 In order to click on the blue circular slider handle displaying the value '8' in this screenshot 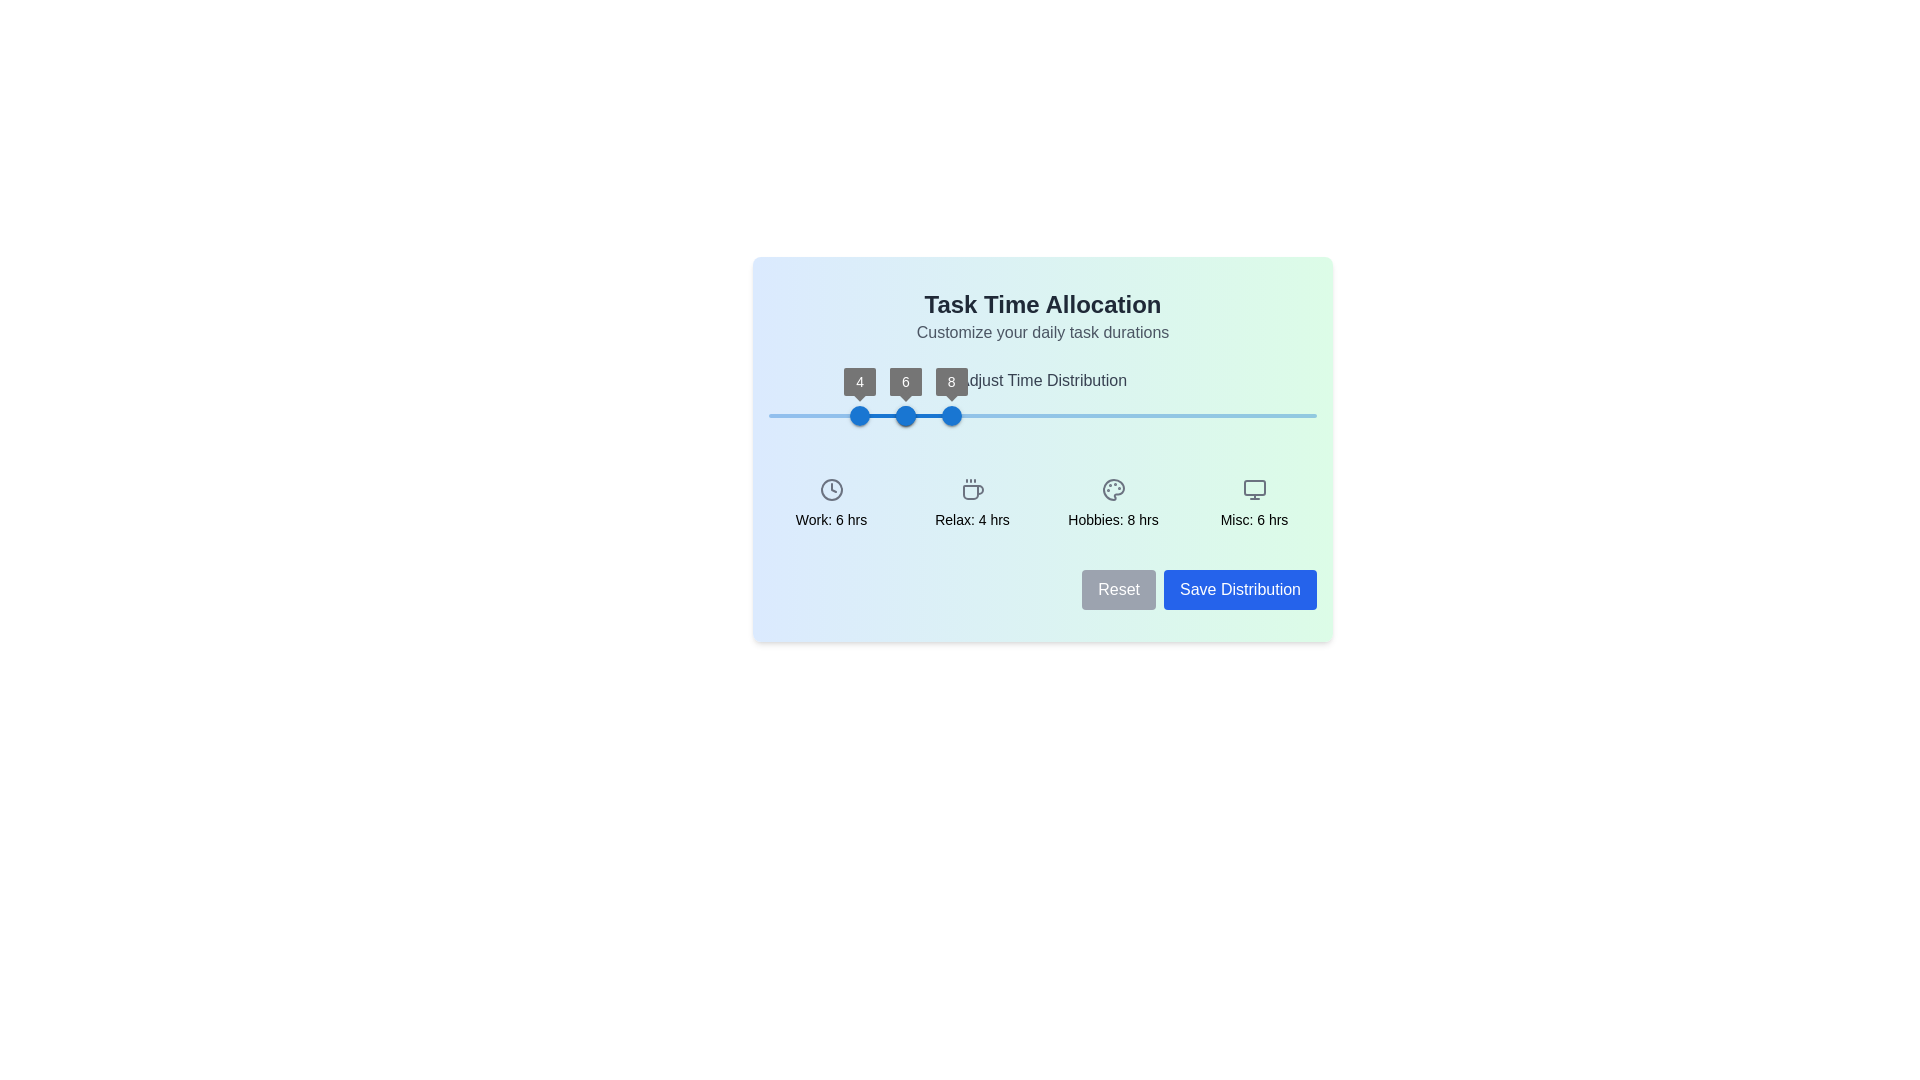, I will do `click(950, 415)`.